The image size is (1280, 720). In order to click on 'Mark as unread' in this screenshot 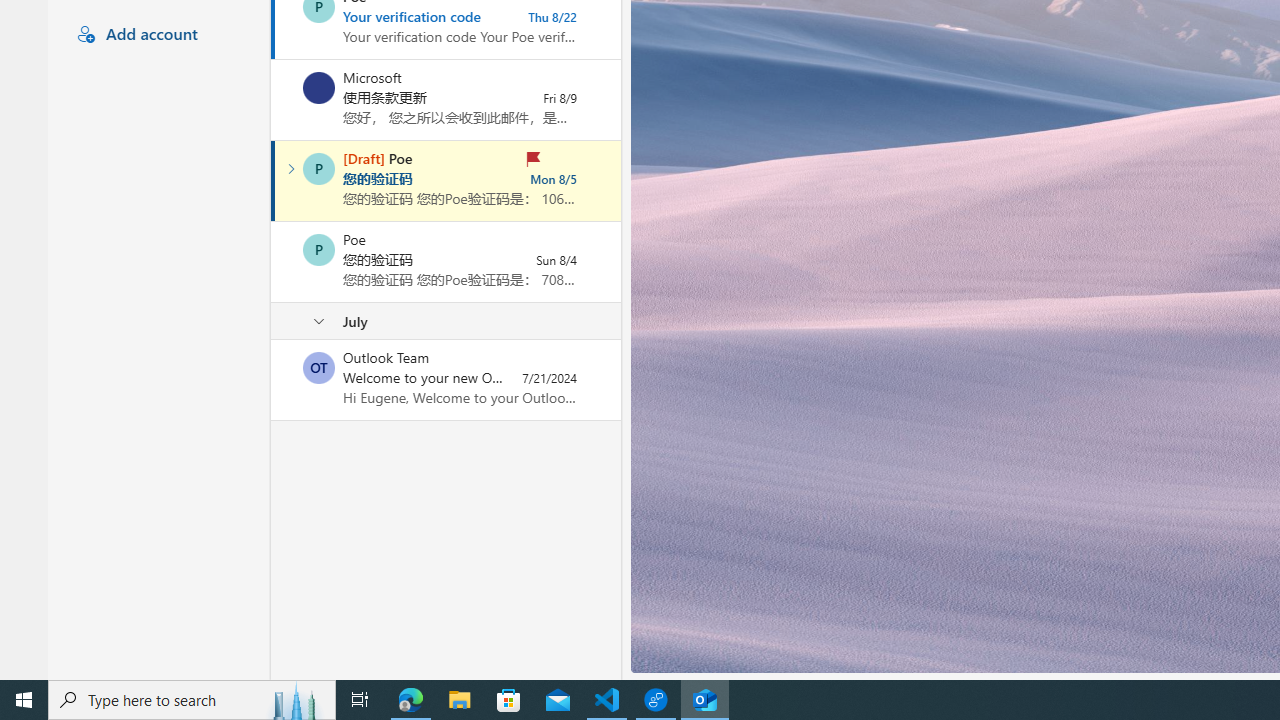, I will do `click(272, 379)`.